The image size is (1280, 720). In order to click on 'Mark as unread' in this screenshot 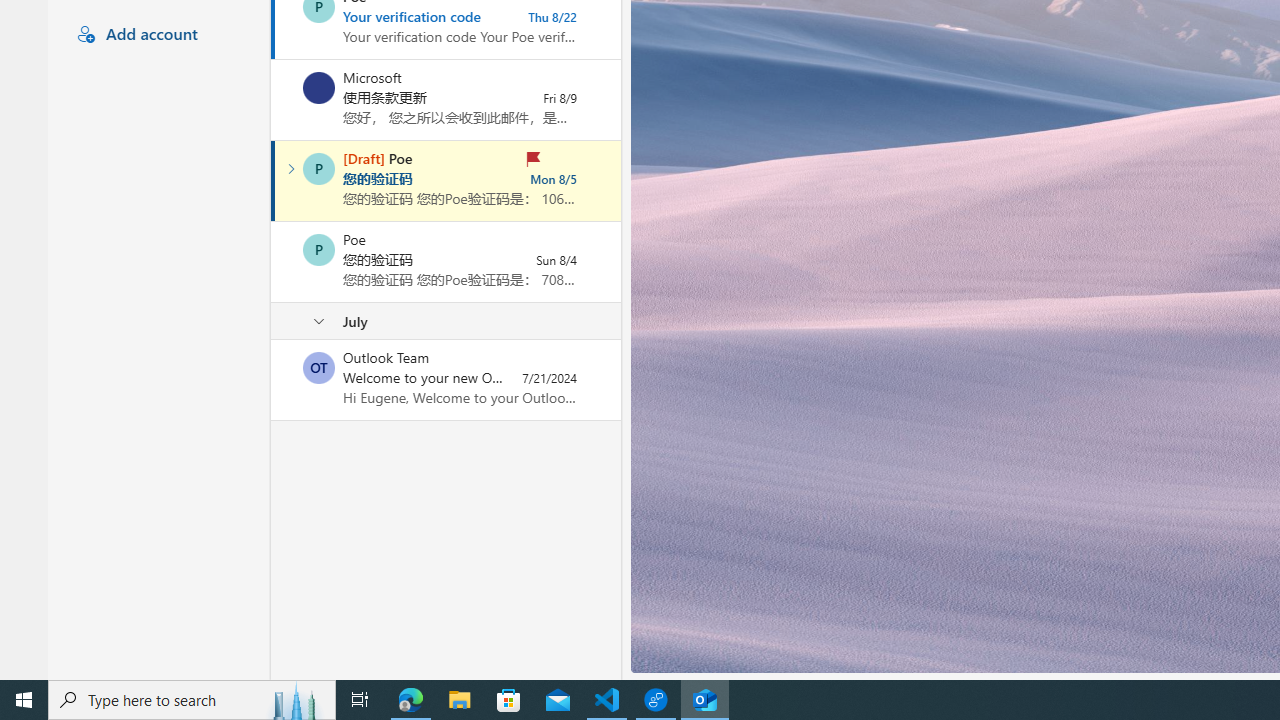, I will do `click(272, 379)`.